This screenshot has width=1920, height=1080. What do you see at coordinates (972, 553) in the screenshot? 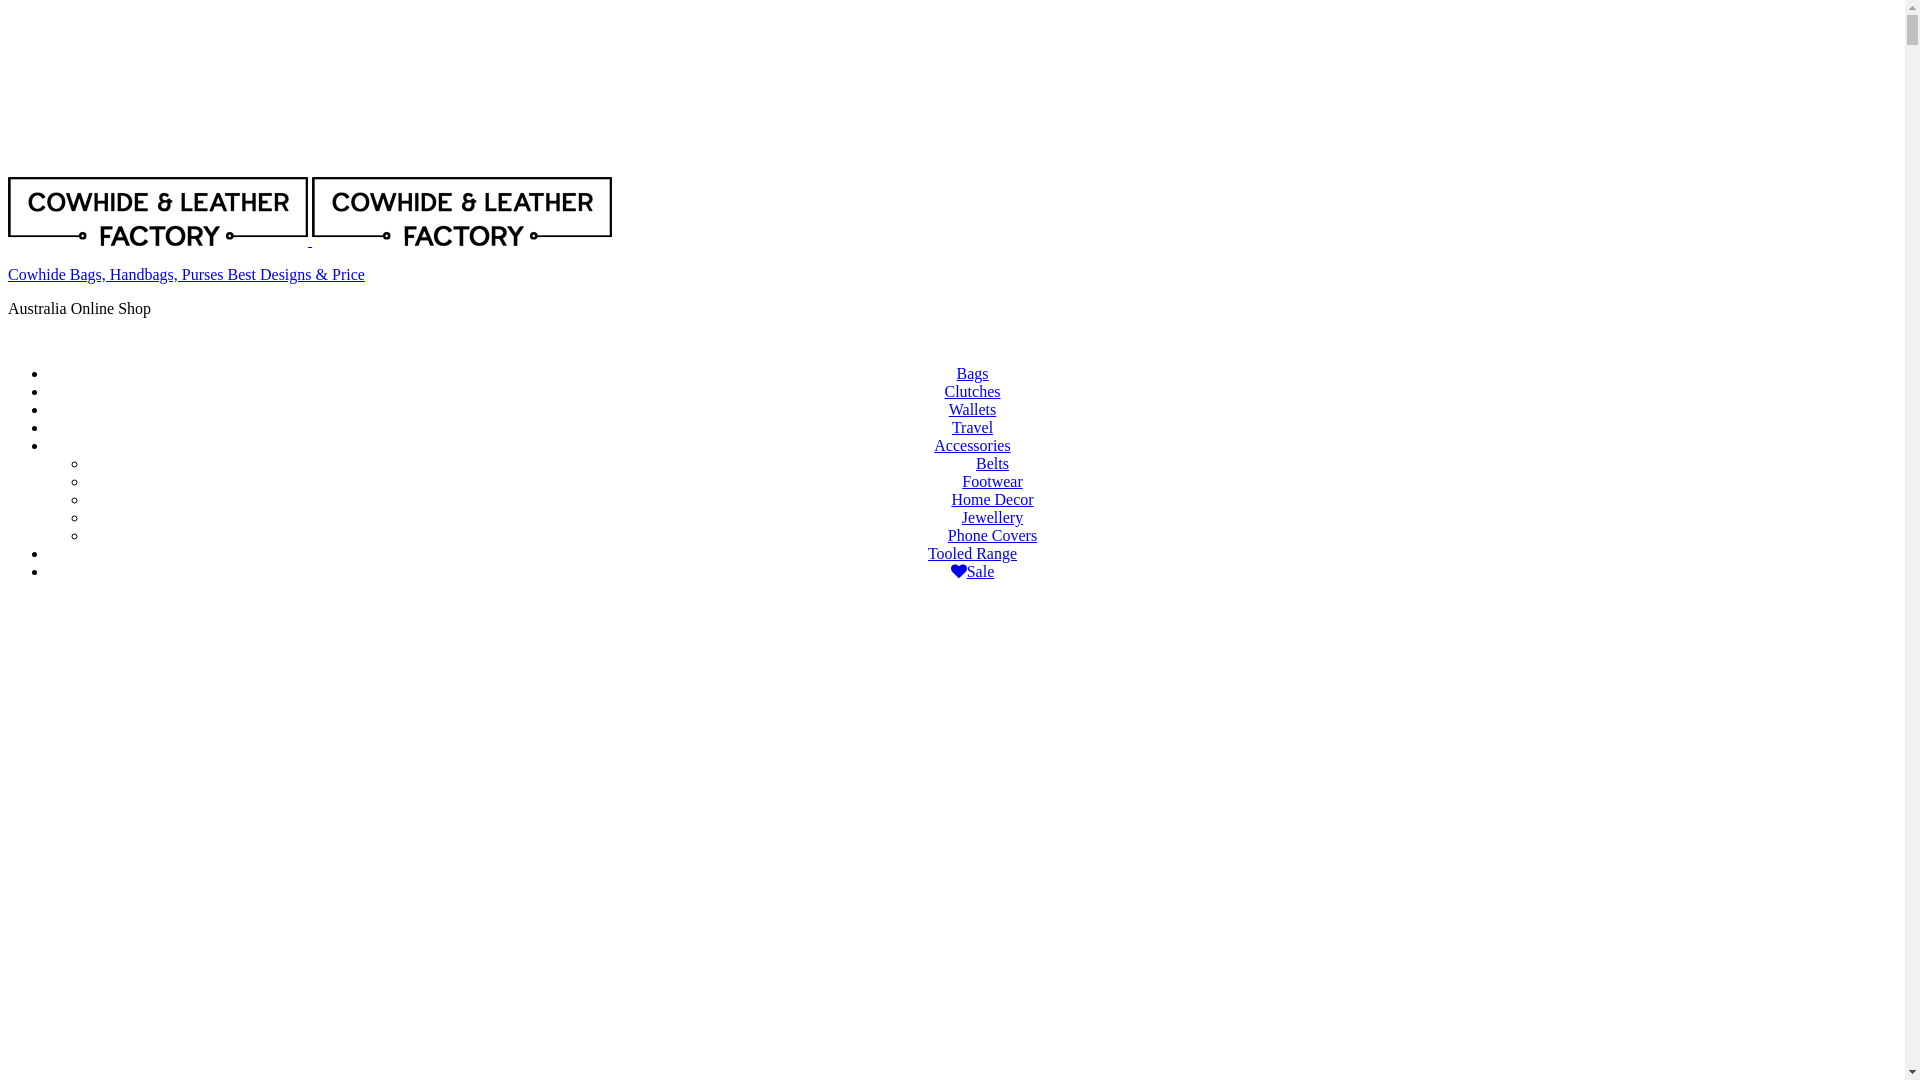
I see `'Tooled Range'` at bounding box center [972, 553].